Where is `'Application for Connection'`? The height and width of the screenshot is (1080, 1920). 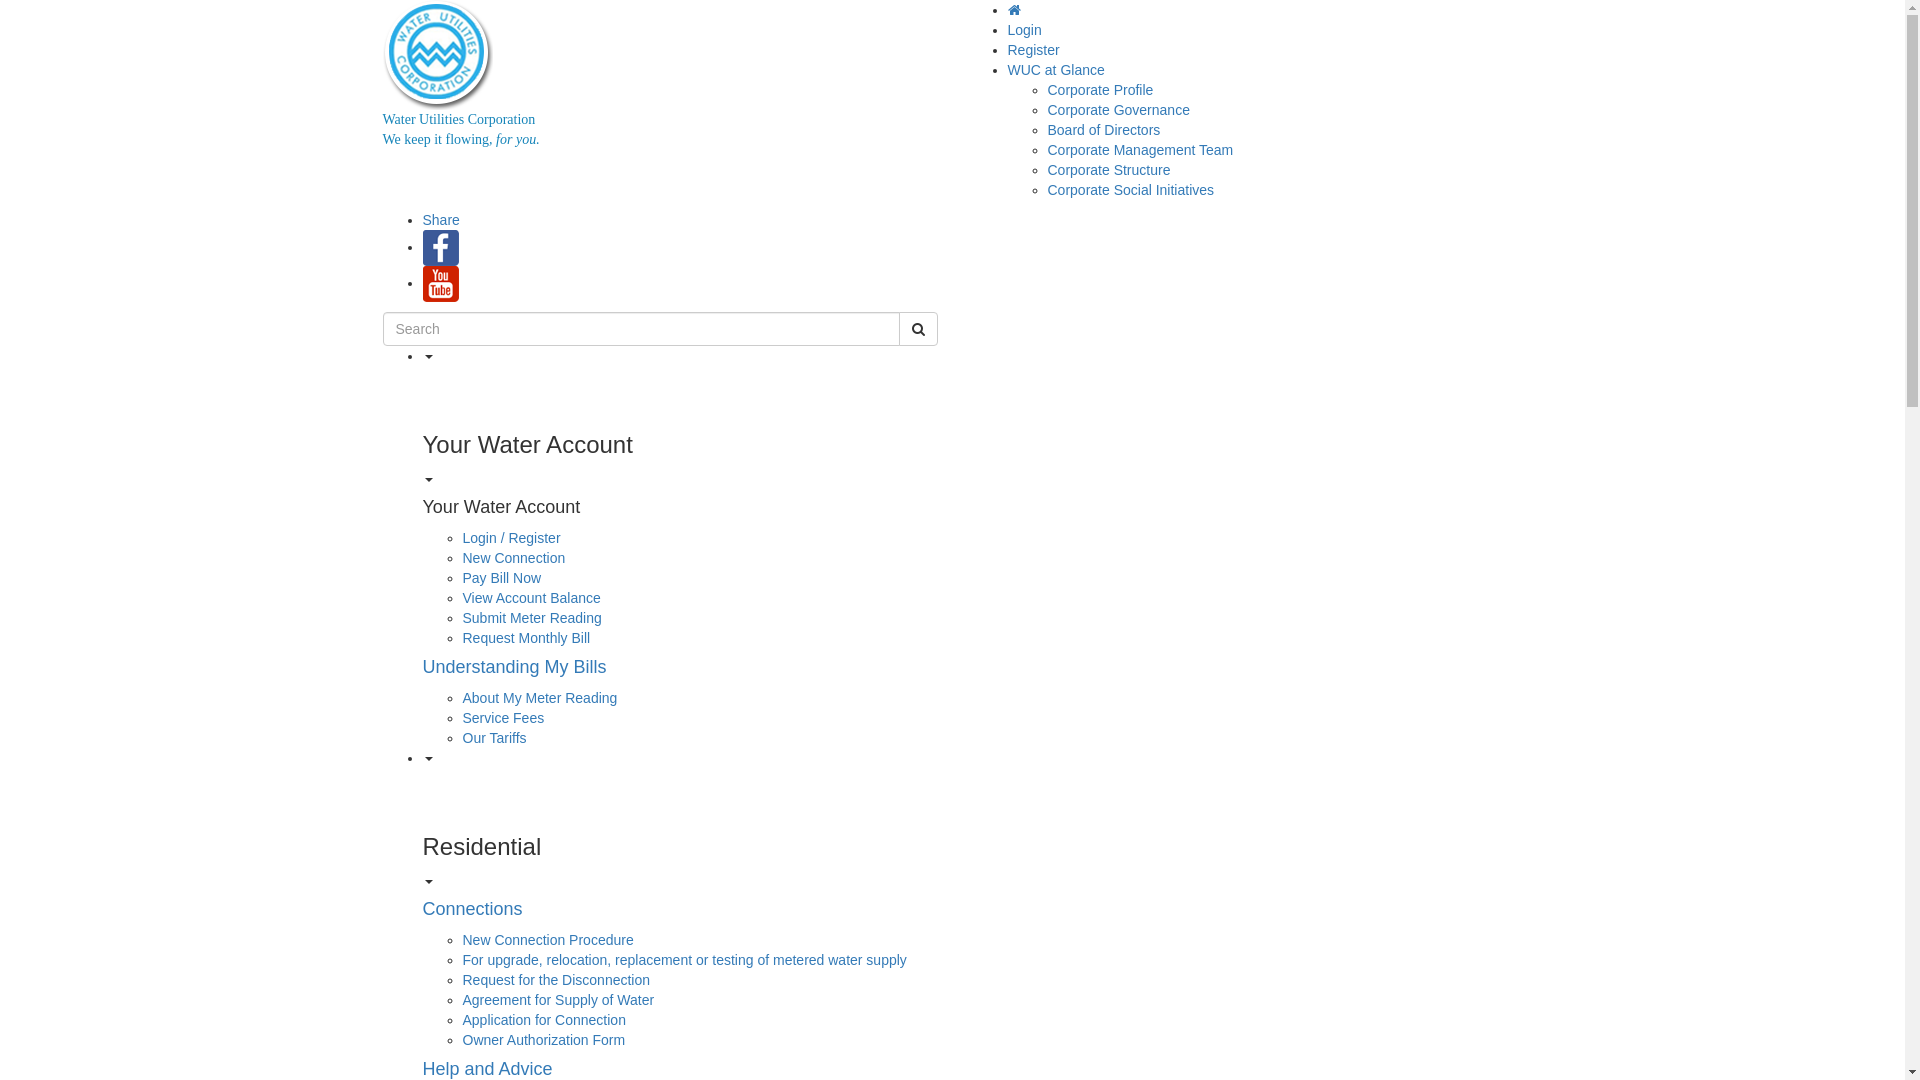 'Application for Connection' is located at coordinates (543, 1019).